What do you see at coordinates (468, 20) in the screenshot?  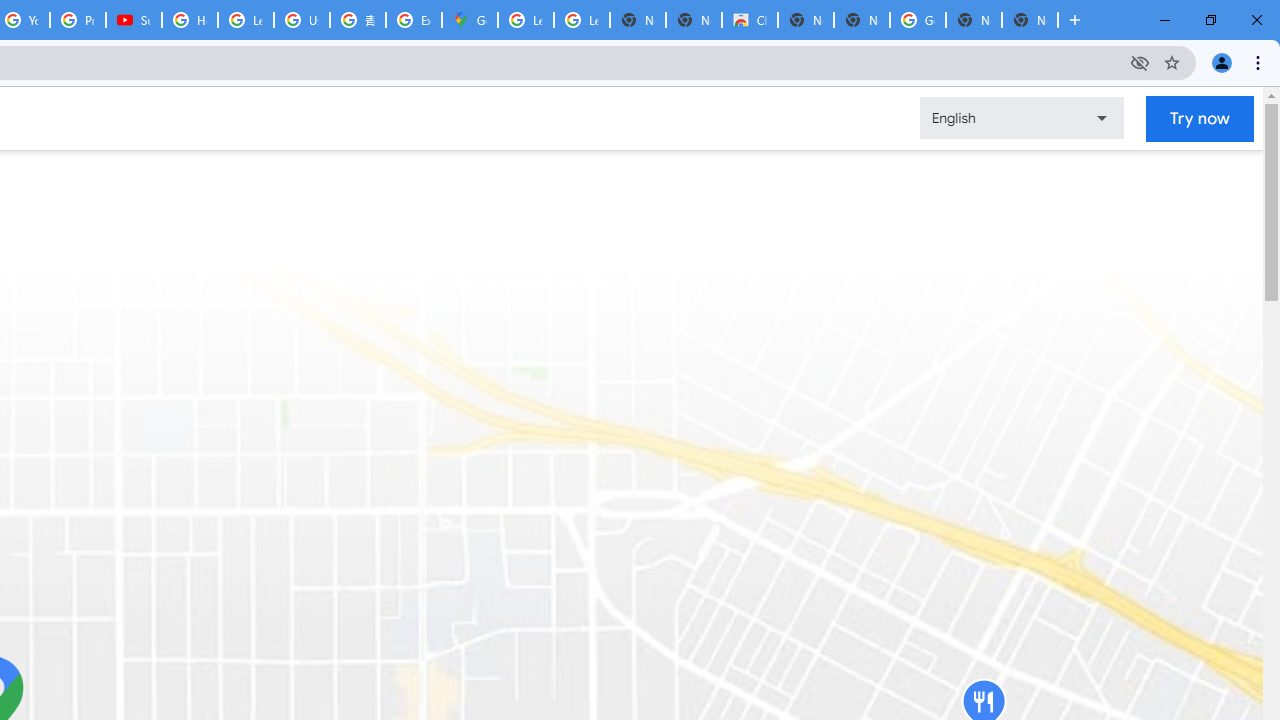 I see `'Google Maps'` at bounding box center [468, 20].